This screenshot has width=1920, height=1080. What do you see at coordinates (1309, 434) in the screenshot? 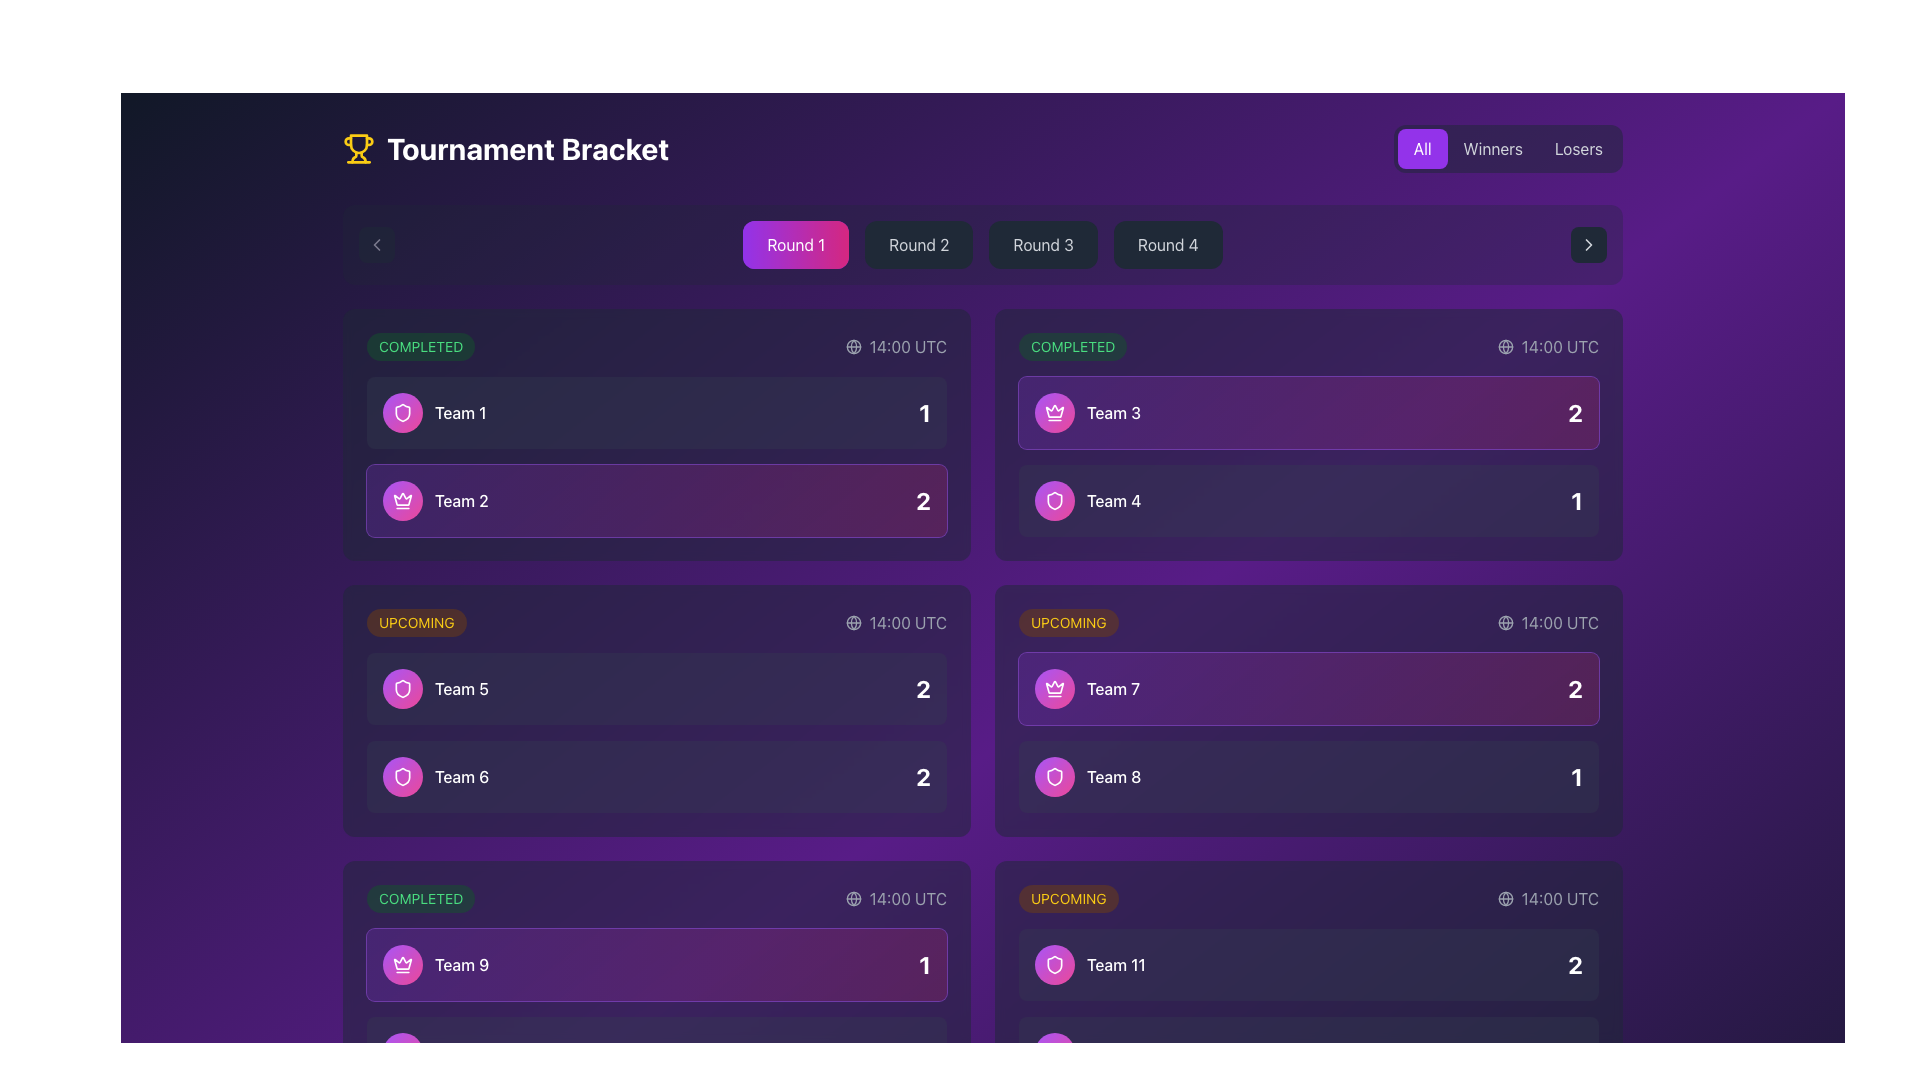
I see `the Tournament match result display block that shows the completed match result, including teams, scores, and match status` at bounding box center [1309, 434].